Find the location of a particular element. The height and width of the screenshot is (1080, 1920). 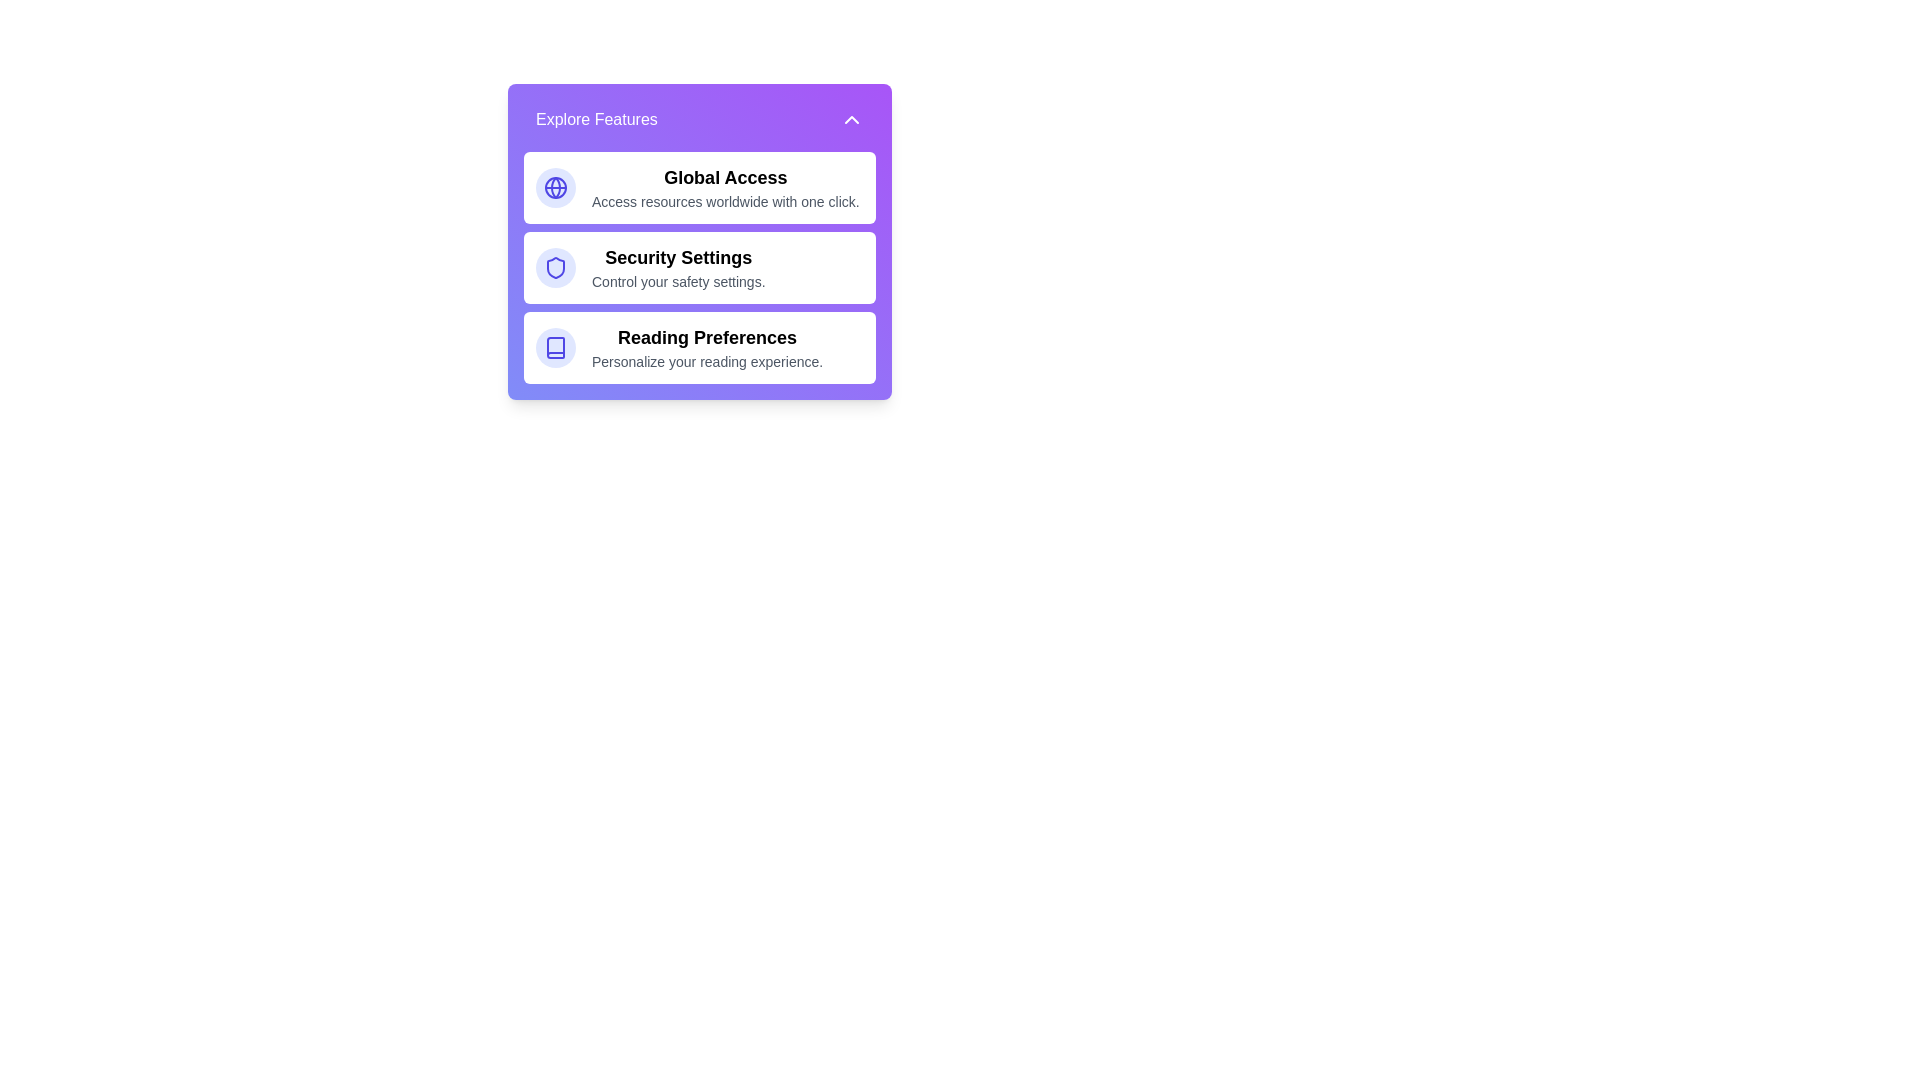

text content of the textual component that serves as a title and description for reading preferences, located below 'Global Access' and 'Security Settings' is located at coordinates (707, 346).